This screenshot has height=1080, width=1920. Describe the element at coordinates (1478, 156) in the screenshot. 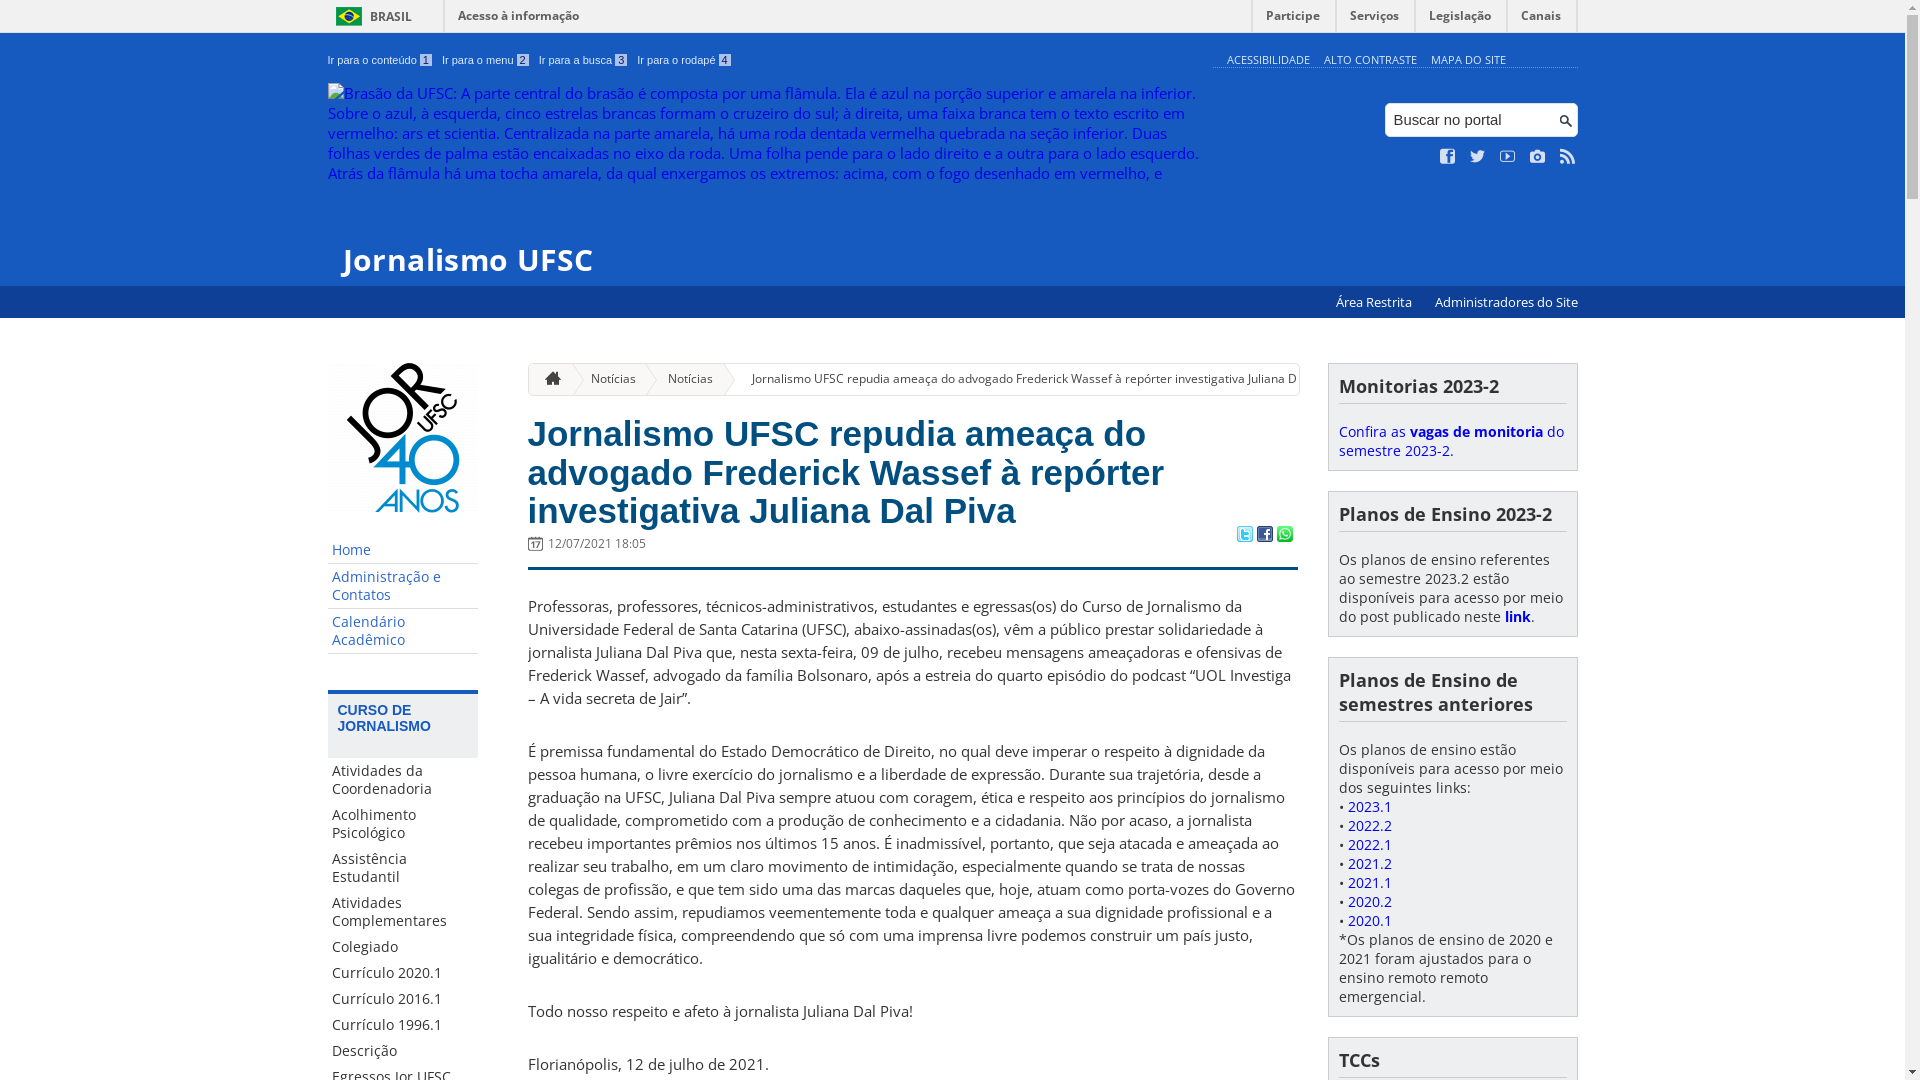

I see `'Siga no Twitter'` at that location.